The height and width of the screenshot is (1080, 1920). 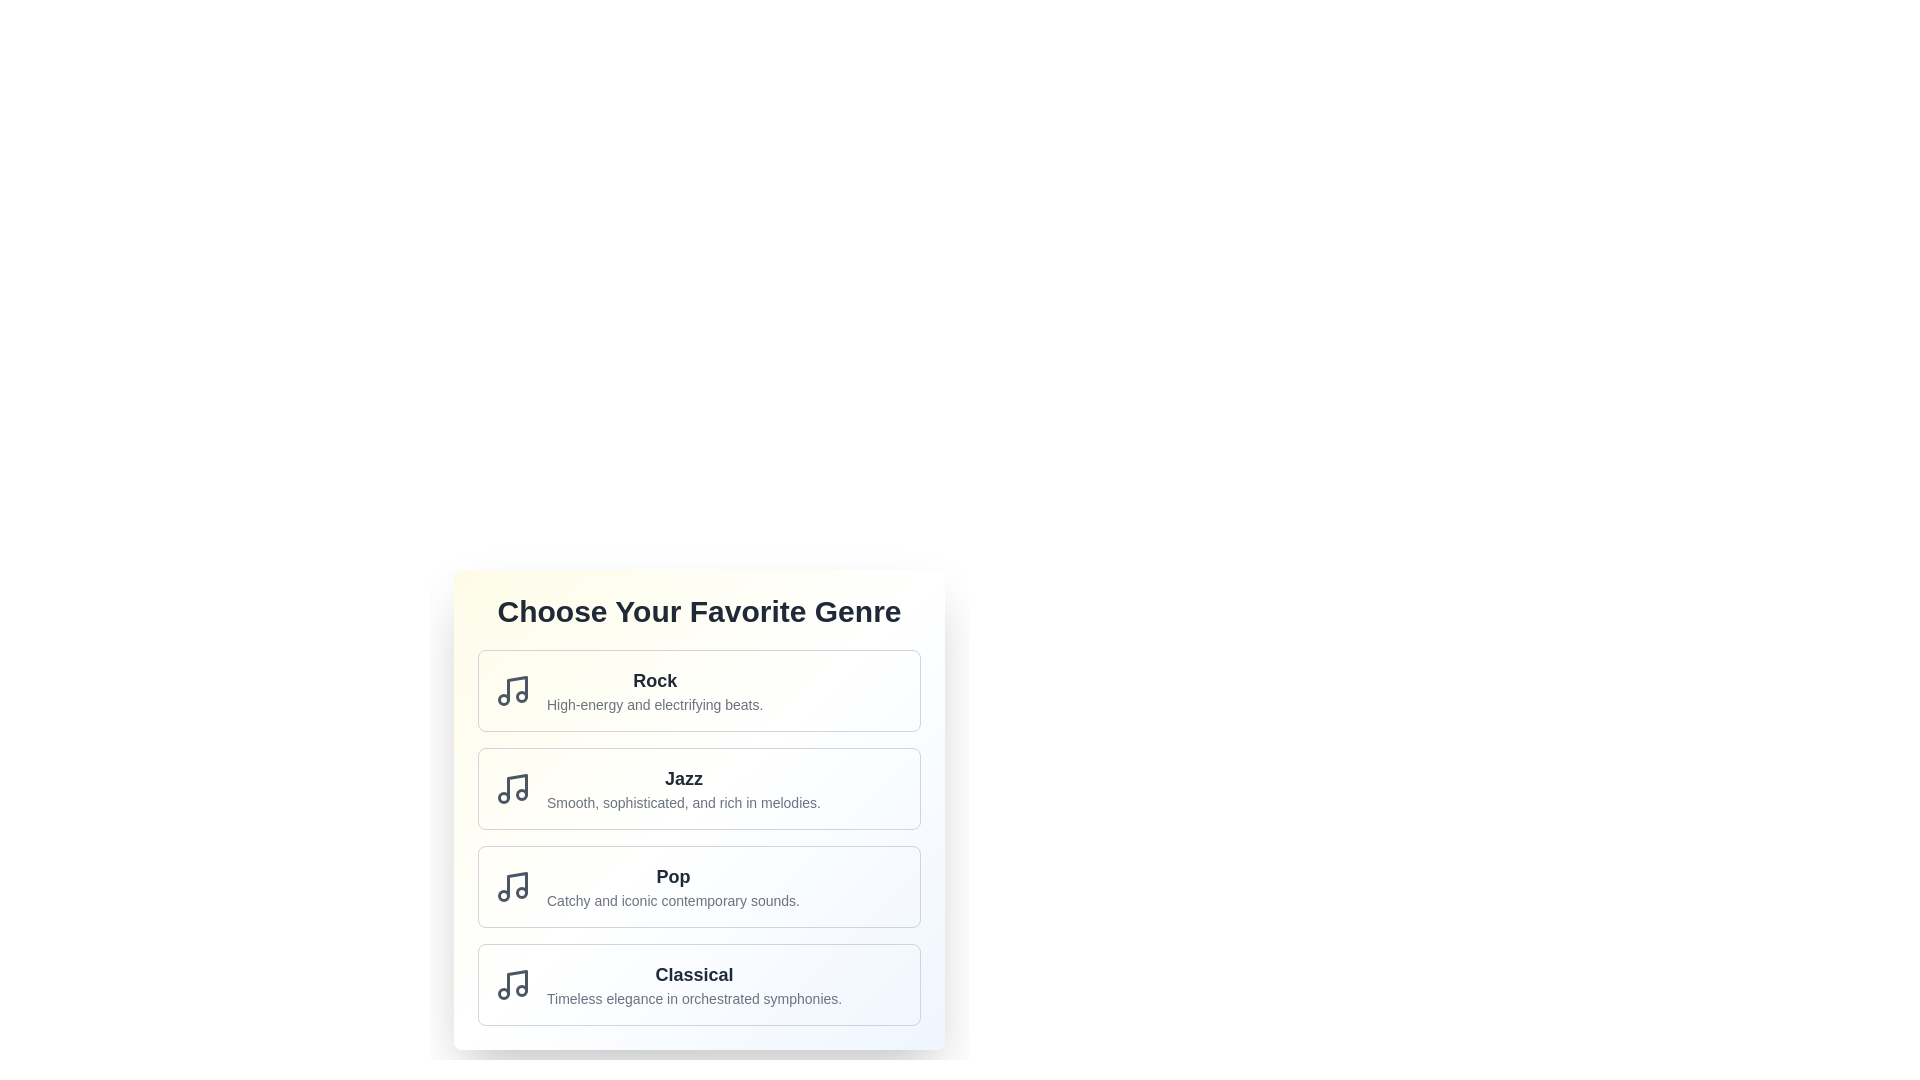 I want to click on the text label displaying 'Catchy and iconic contemporary sounds.' which is located beneath the 'Pop' label within the genre selection card, so click(x=673, y=901).